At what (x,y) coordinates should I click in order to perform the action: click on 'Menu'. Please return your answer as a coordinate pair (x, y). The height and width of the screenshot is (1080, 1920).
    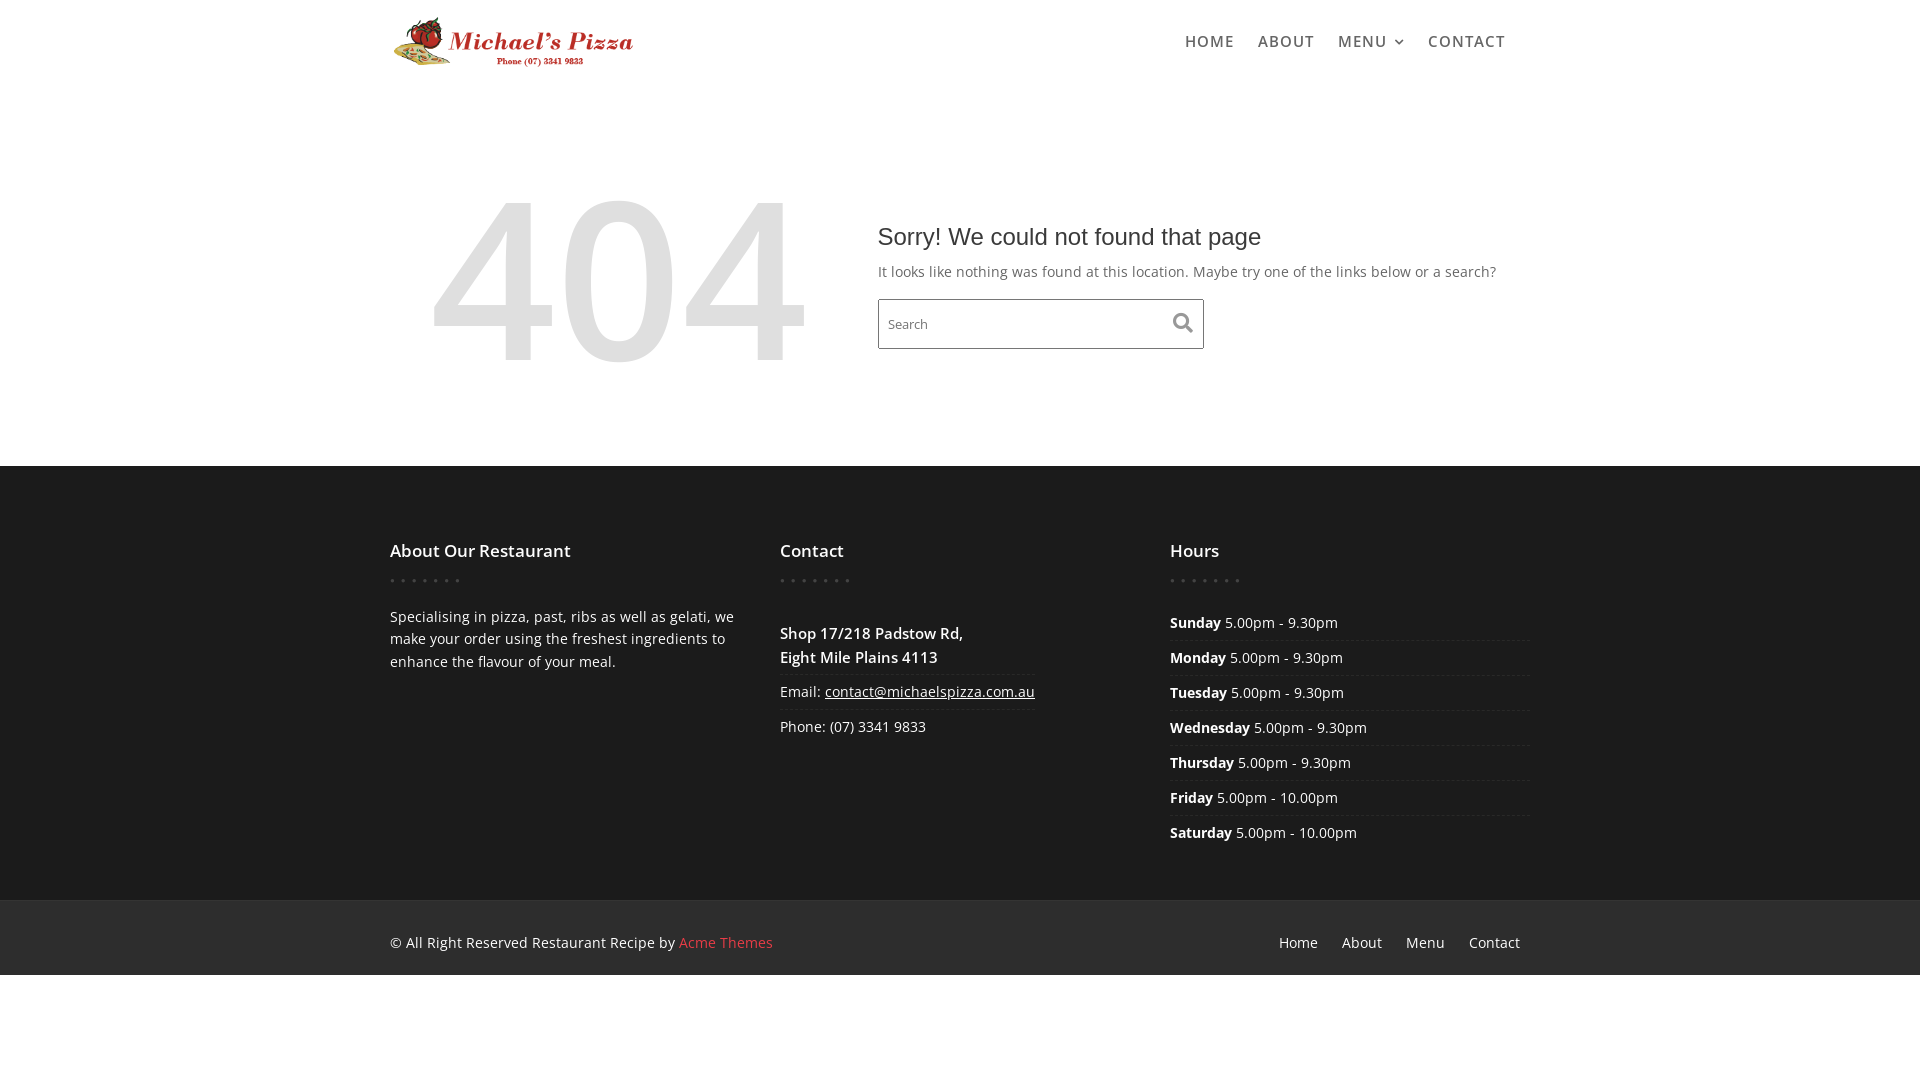
    Looking at the image, I should click on (1424, 942).